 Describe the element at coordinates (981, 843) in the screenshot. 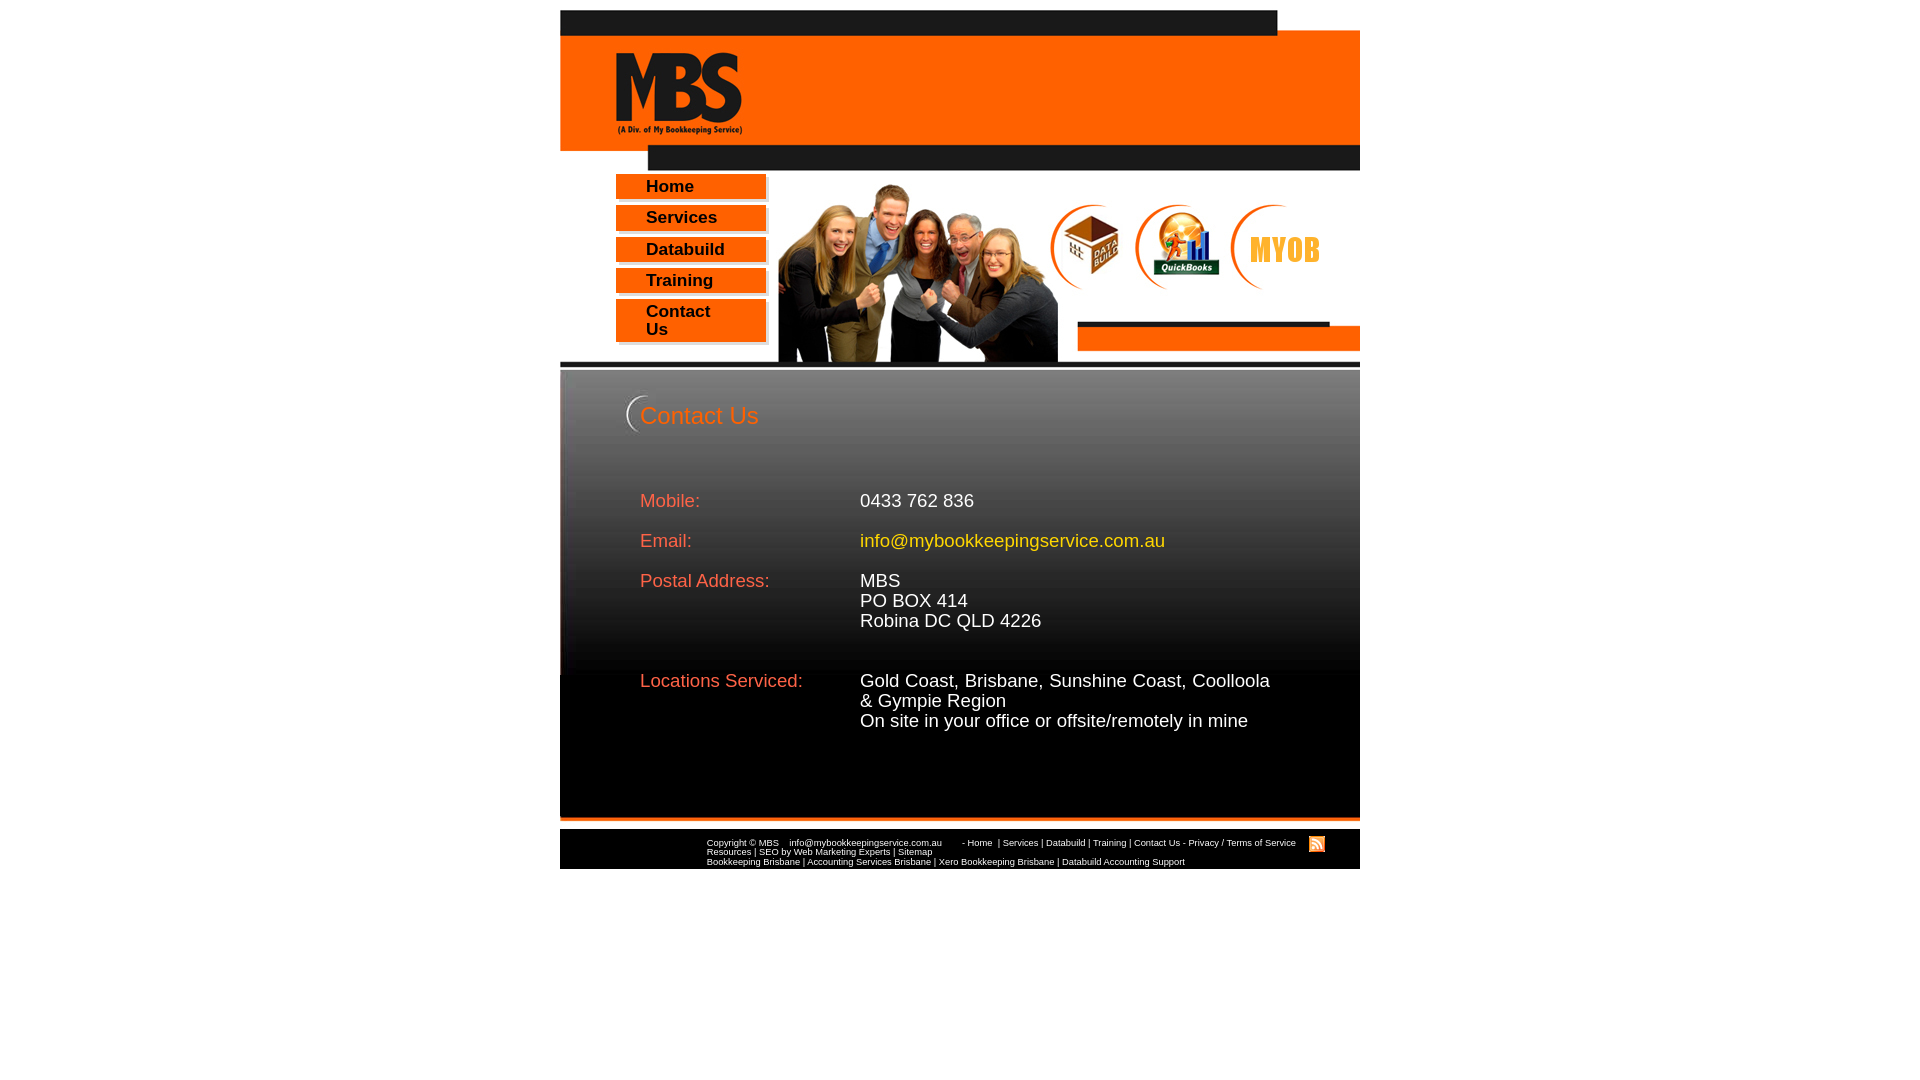

I see `'Home'` at that location.